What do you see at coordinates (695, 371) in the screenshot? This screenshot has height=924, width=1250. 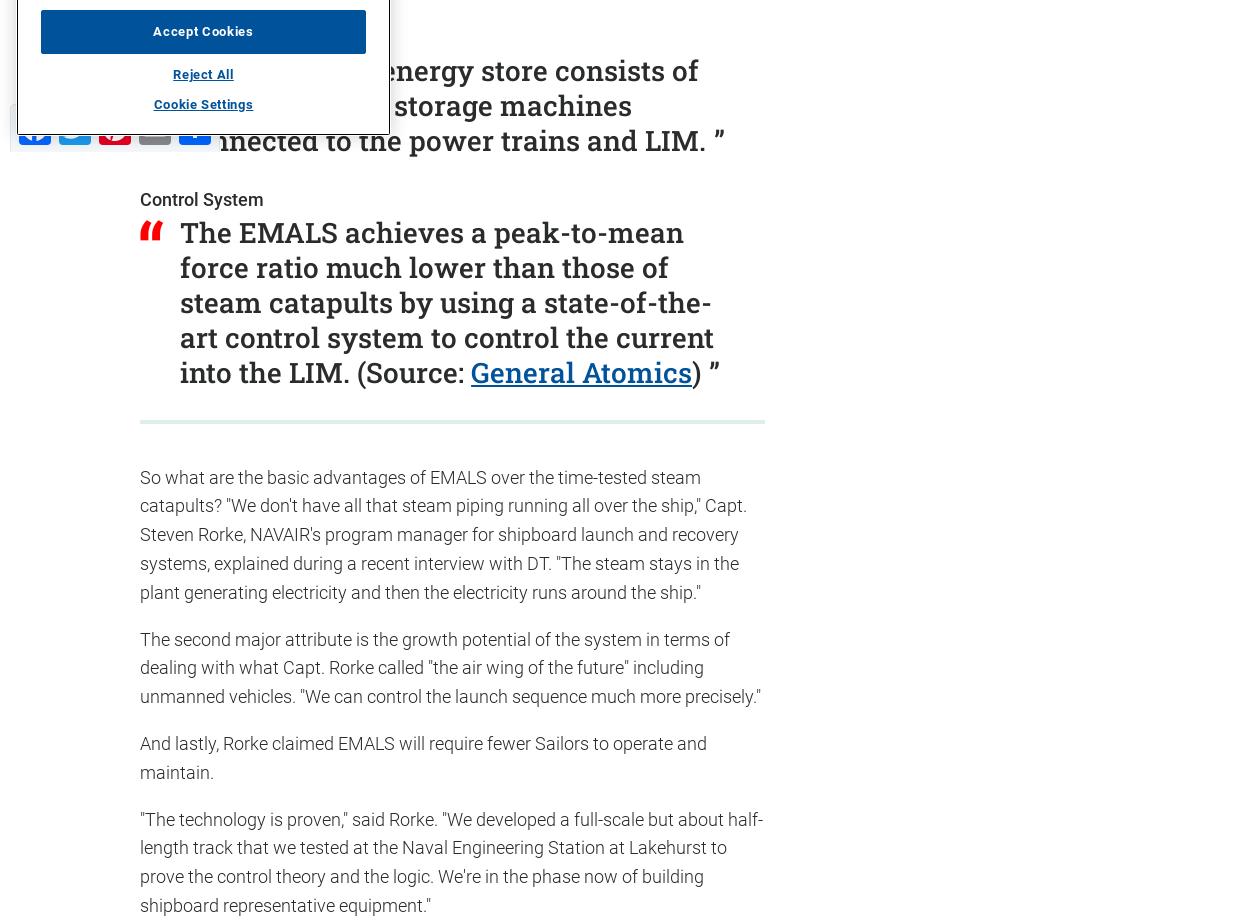 I see `')'` at bounding box center [695, 371].